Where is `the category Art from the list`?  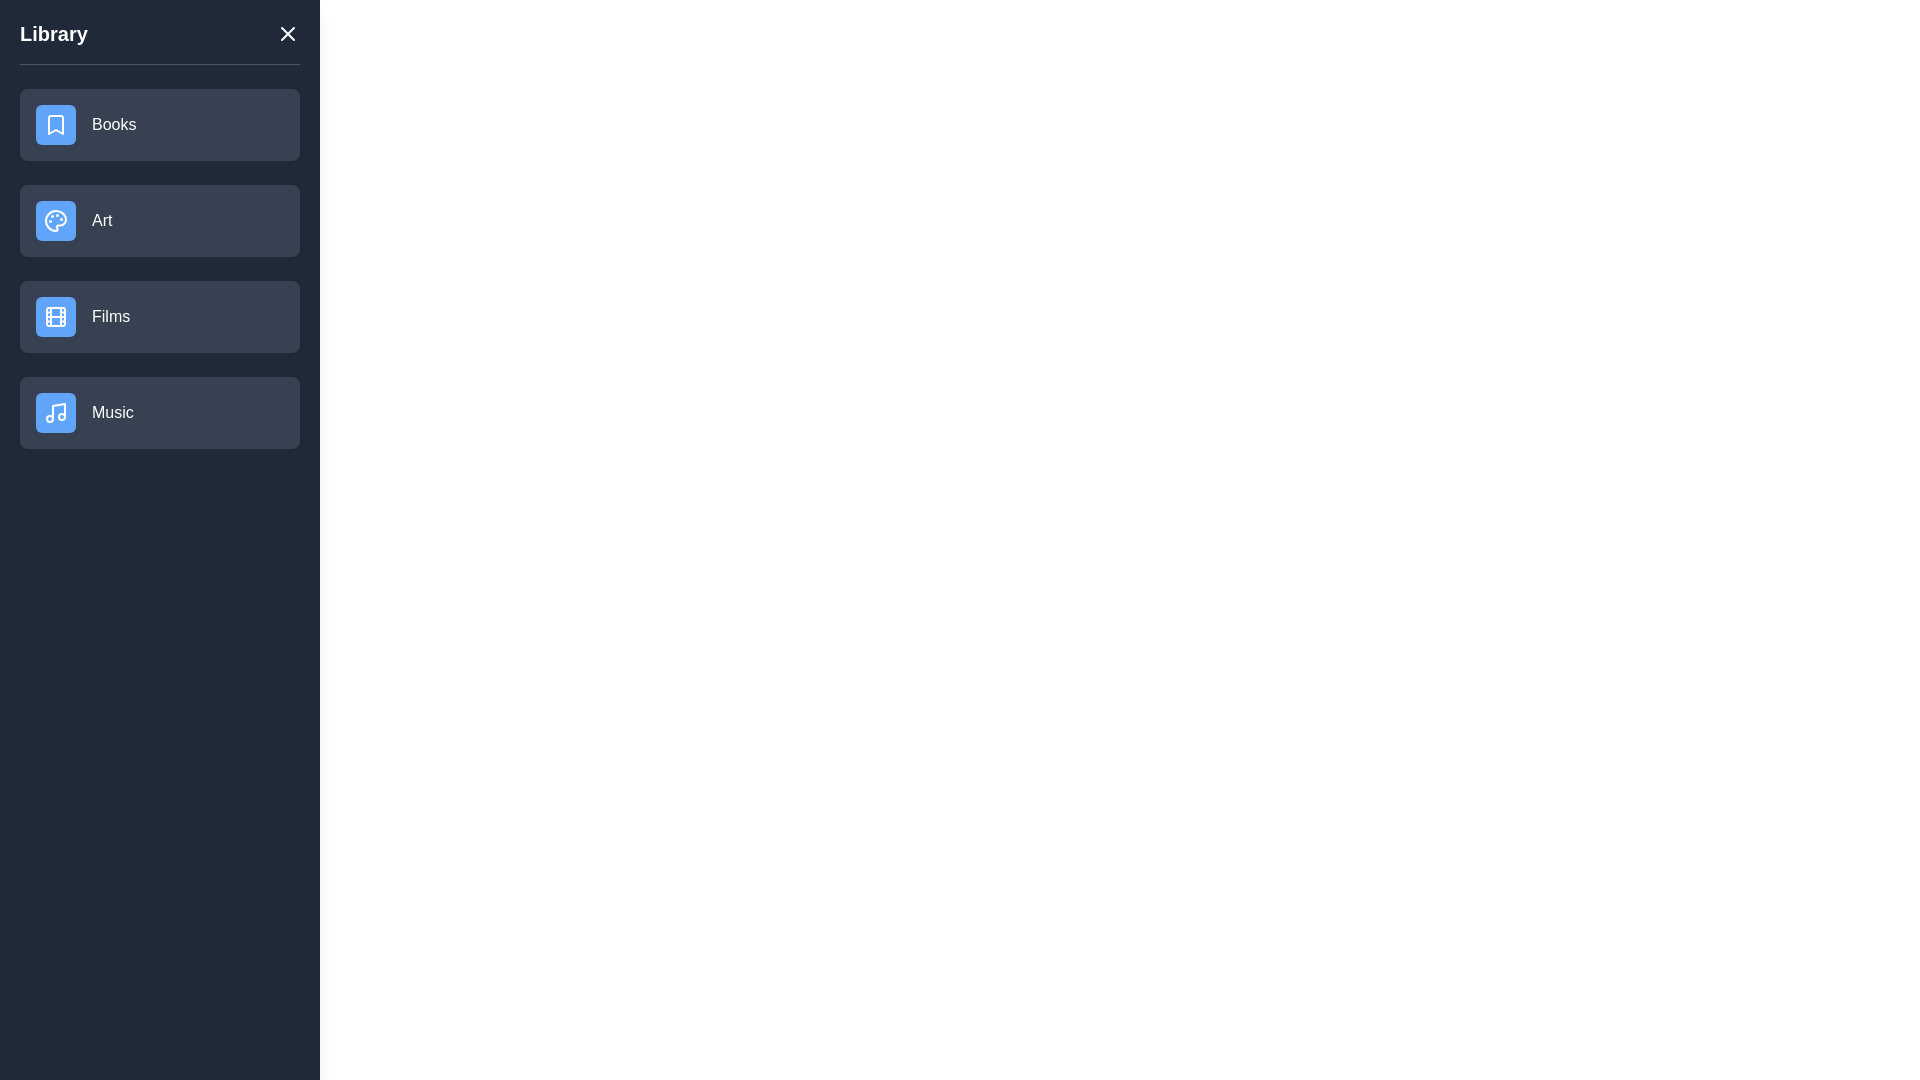 the category Art from the list is located at coordinates (158, 220).